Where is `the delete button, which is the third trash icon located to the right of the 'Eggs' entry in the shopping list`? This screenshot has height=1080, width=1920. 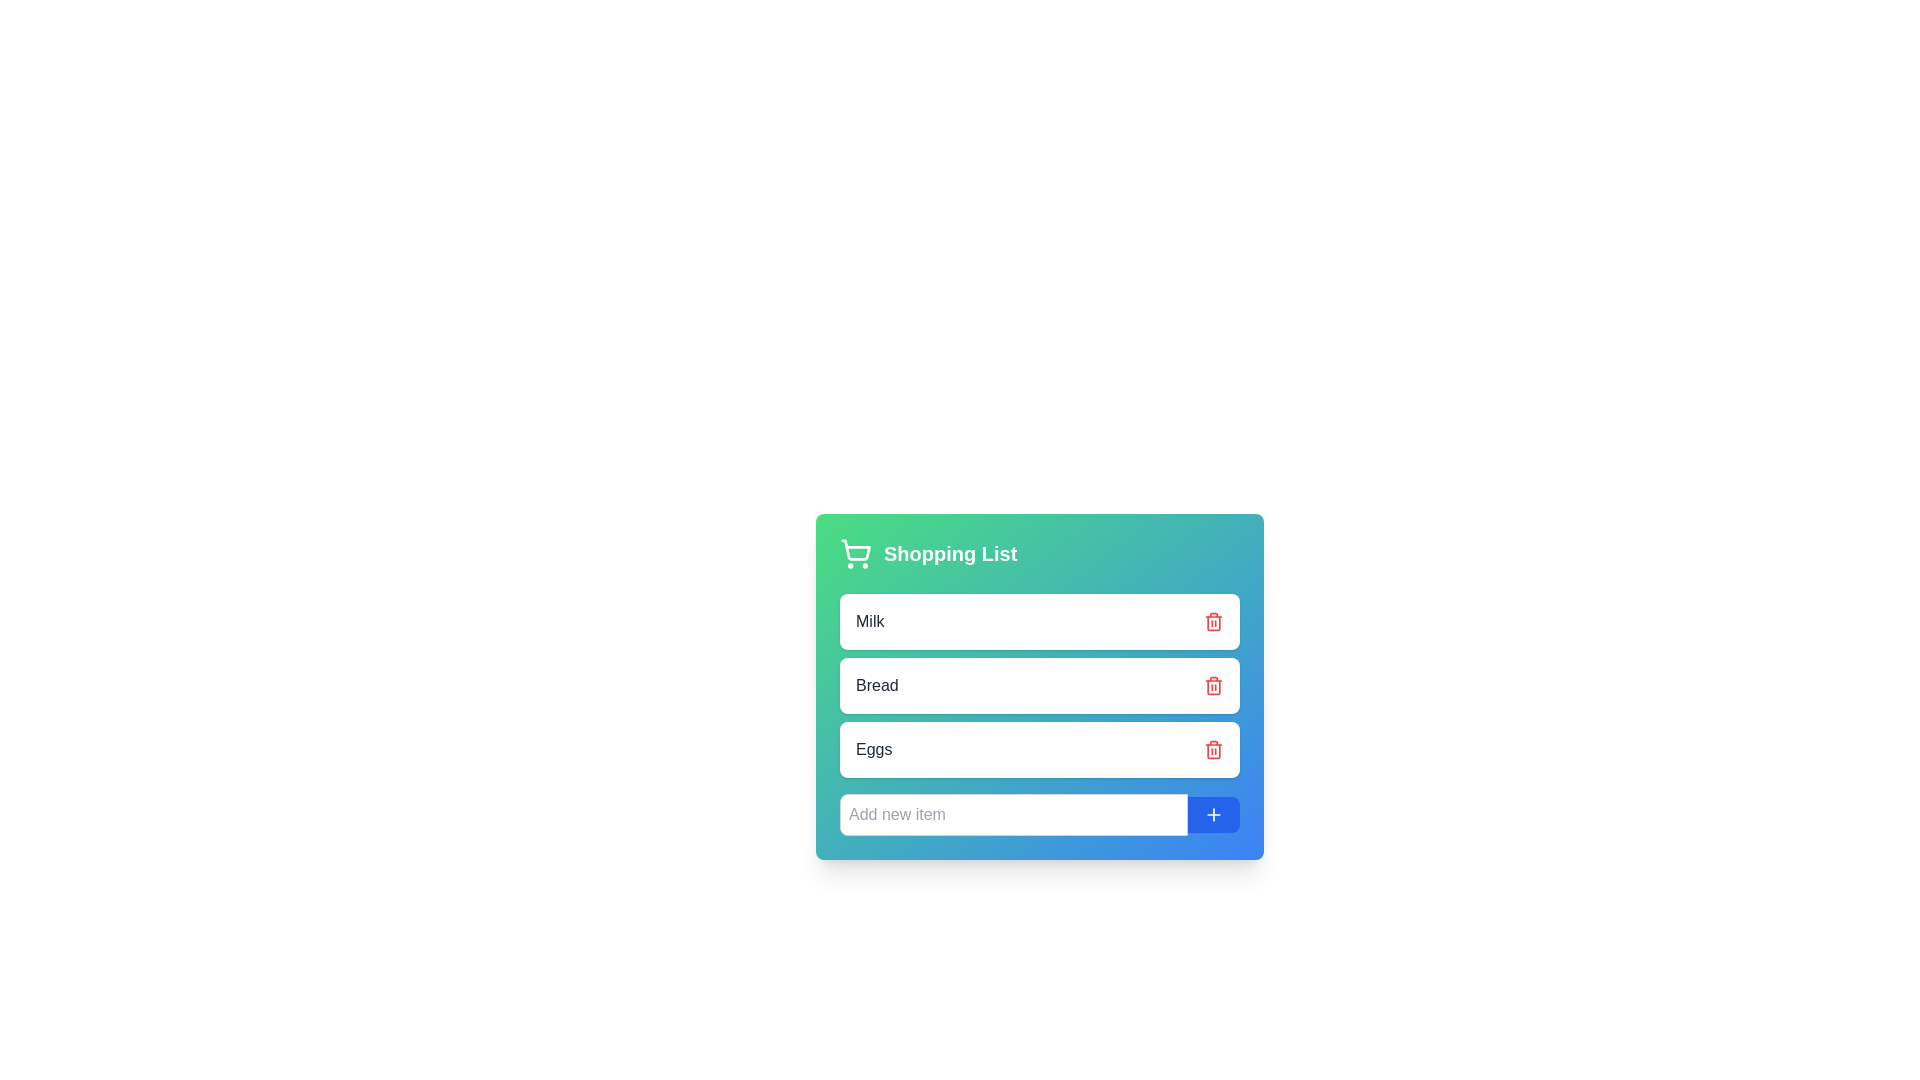 the delete button, which is the third trash icon located to the right of the 'Eggs' entry in the shopping list is located at coordinates (1213, 749).